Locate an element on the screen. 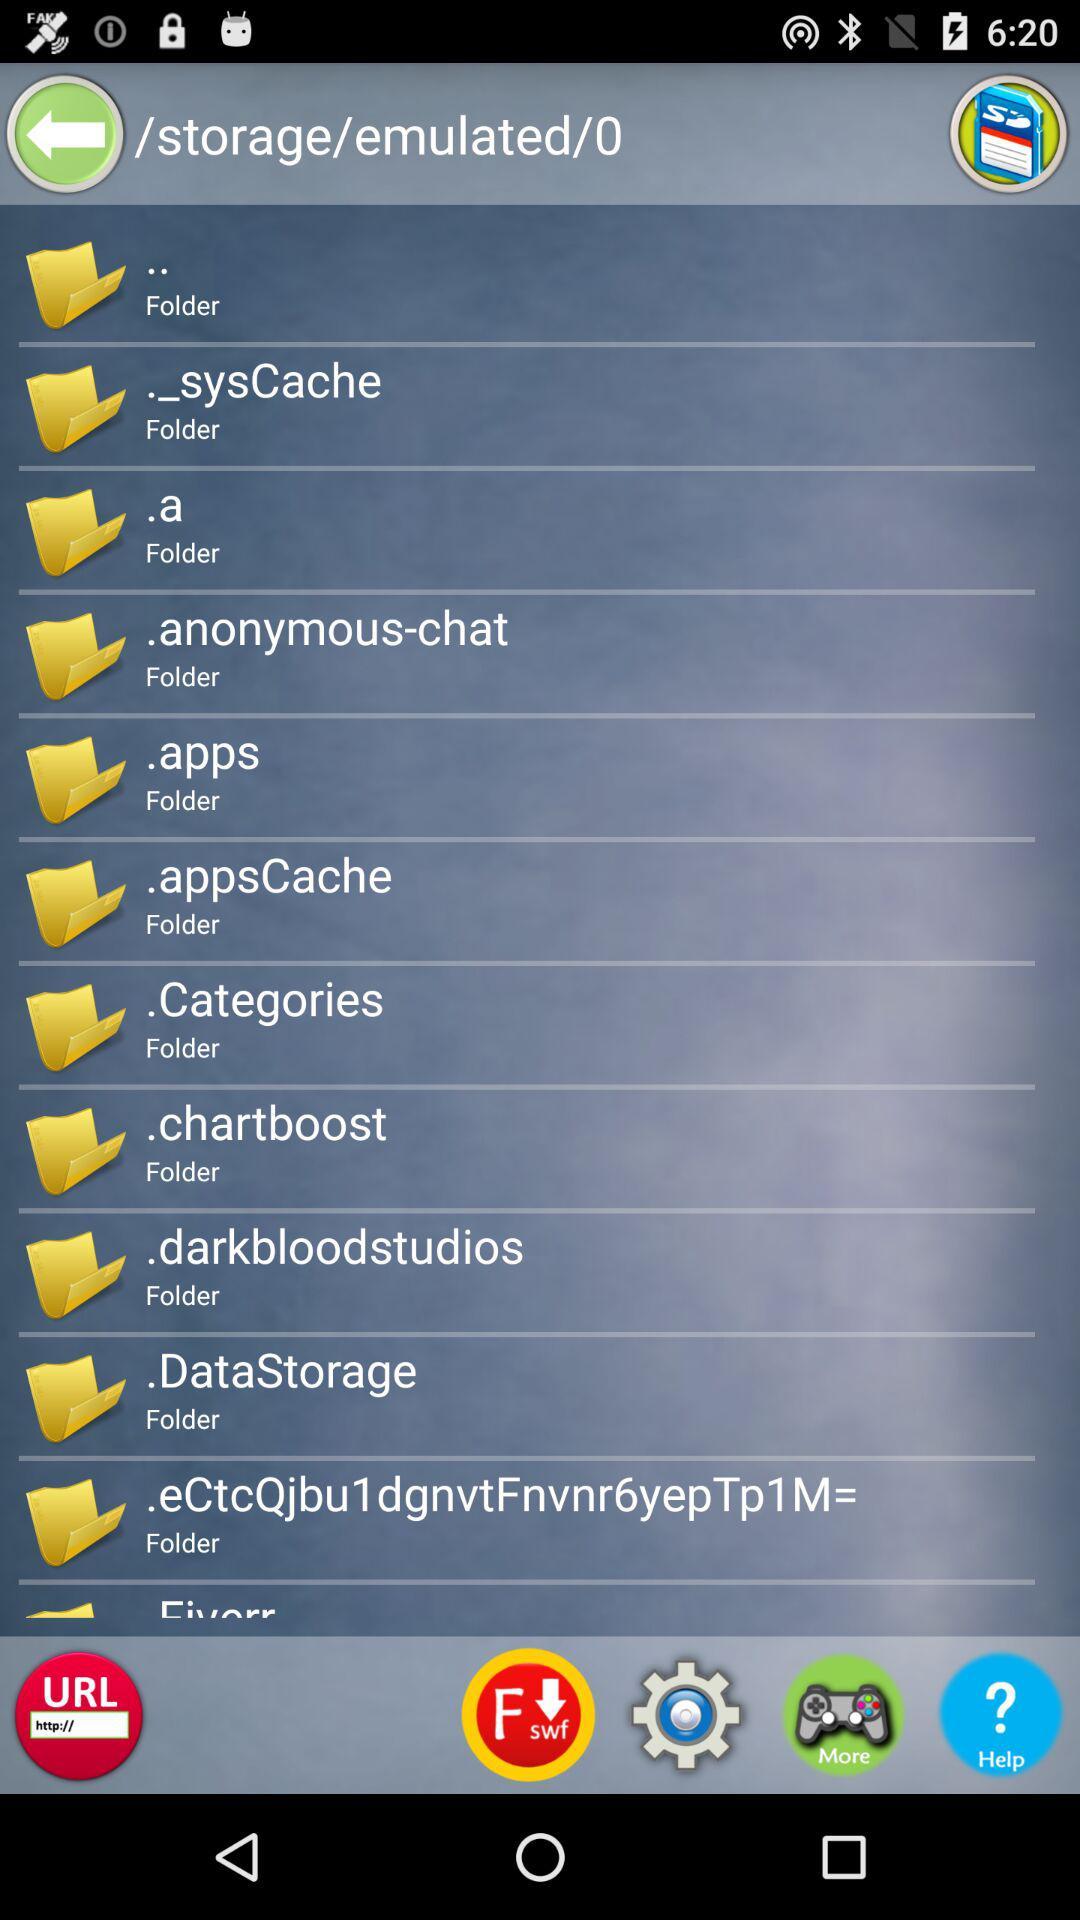 This screenshot has width=1080, height=1920. the .apps app is located at coordinates (202, 749).